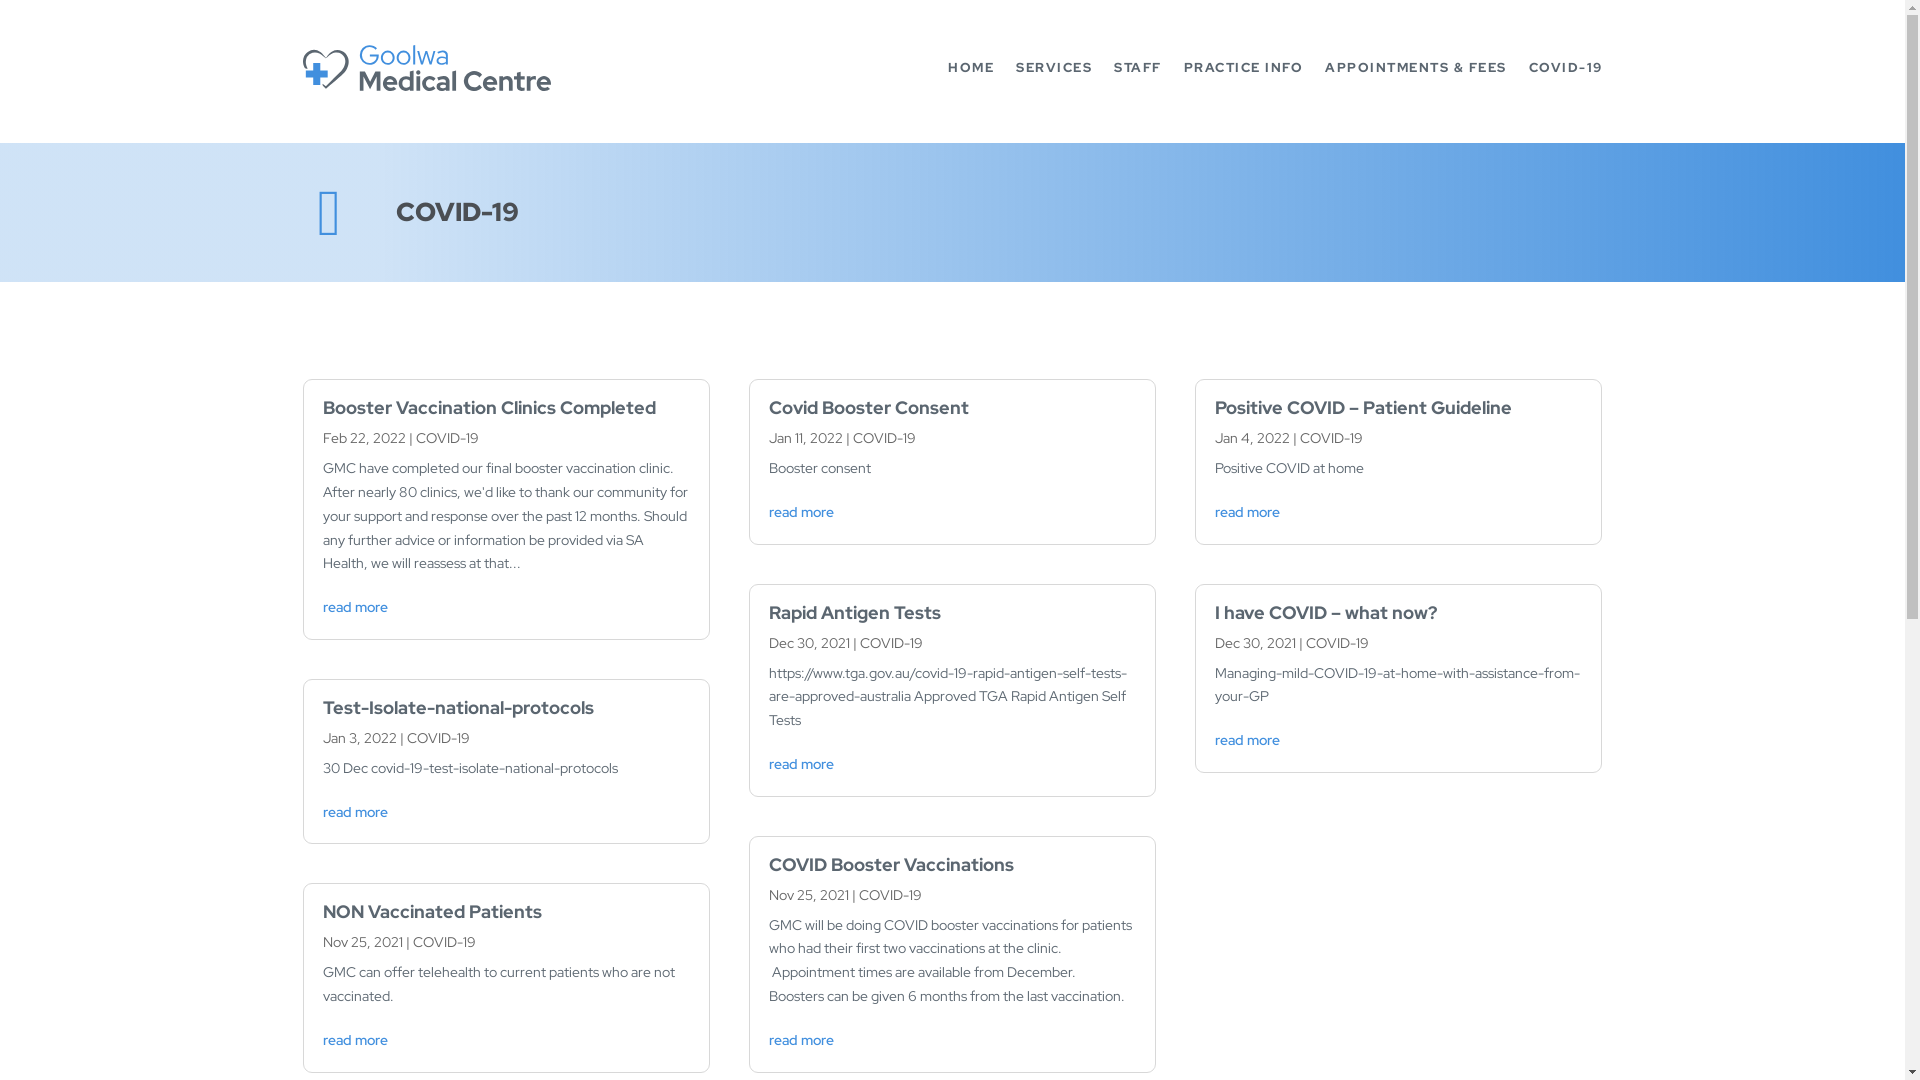 The height and width of the screenshot is (1080, 1920). Describe the element at coordinates (854, 611) in the screenshot. I see `'Rapid Antigen Tests'` at that location.